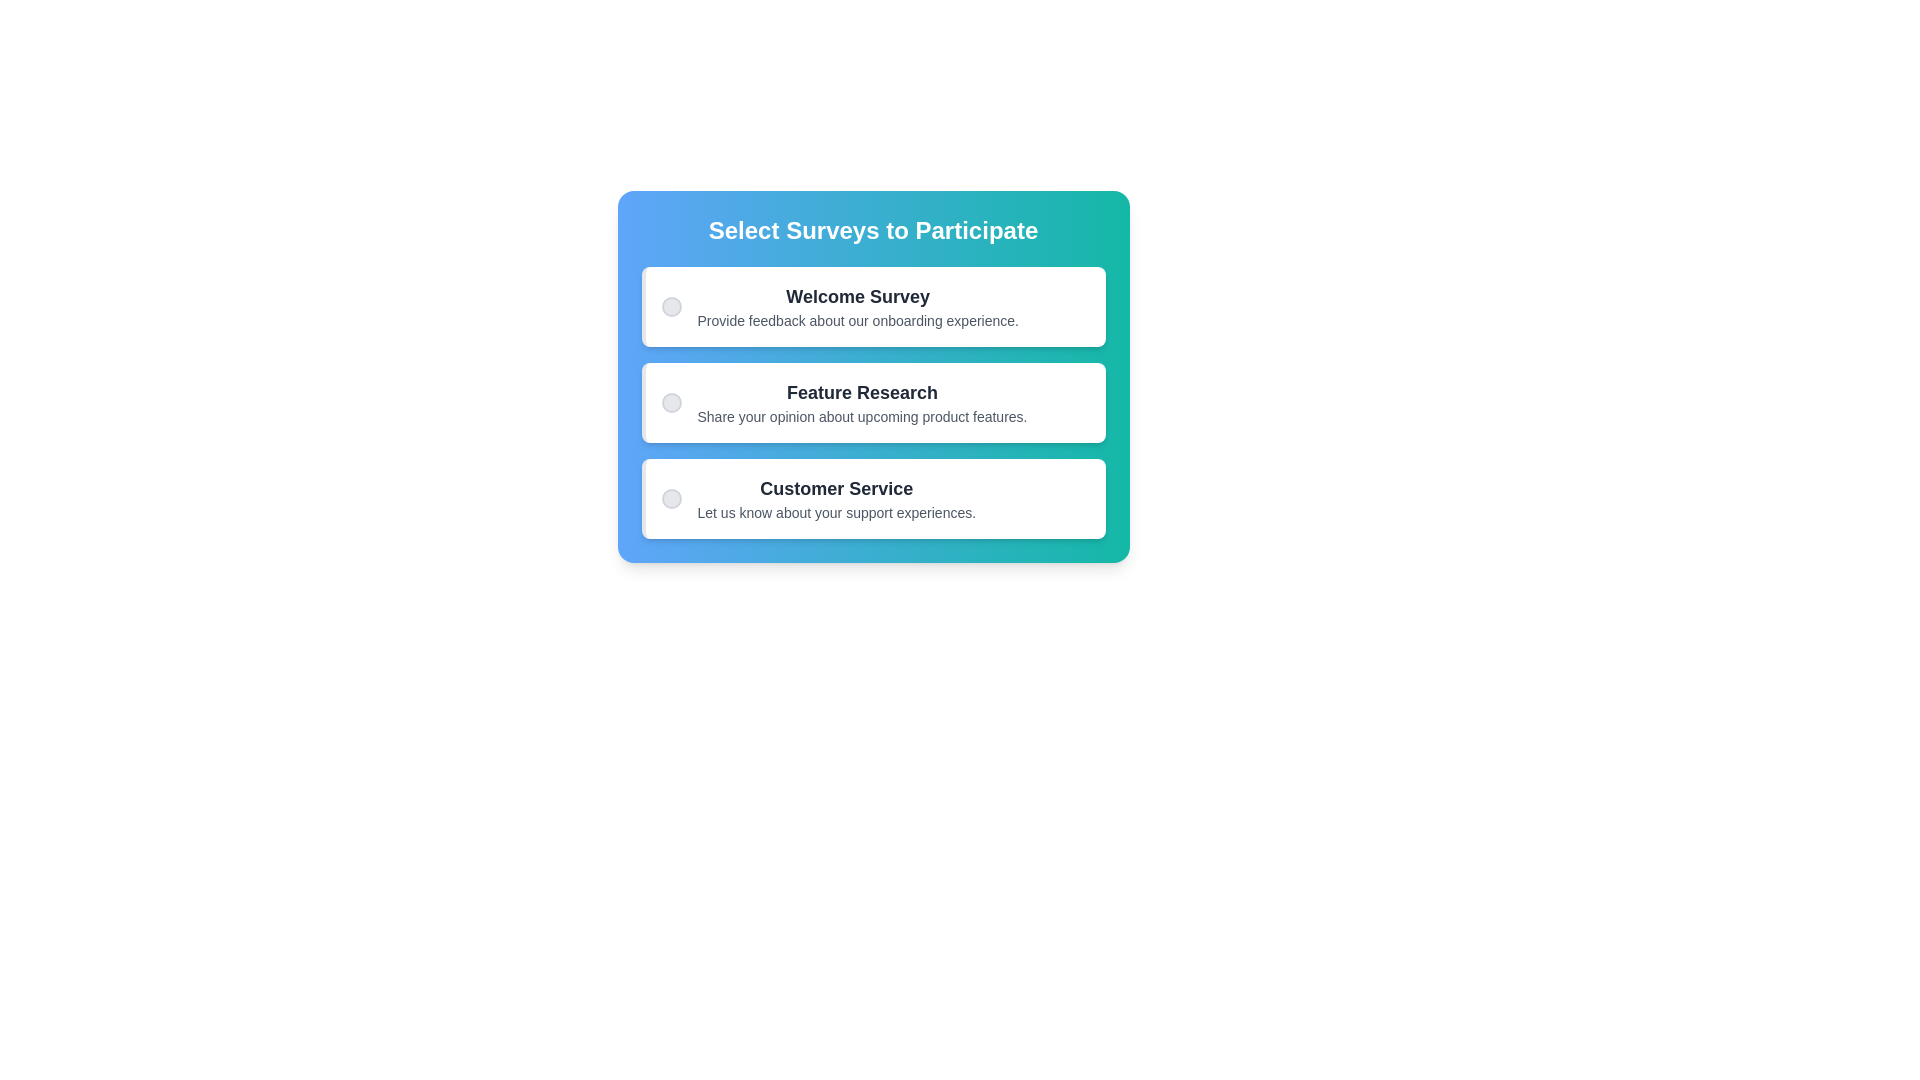  What do you see at coordinates (844, 402) in the screenshot?
I see `the group containing the bold title 'Feature Research' and the descriptive text 'Share your opinion about upcoming product features.', which is the second card in a vertical list` at bounding box center [844, 402].